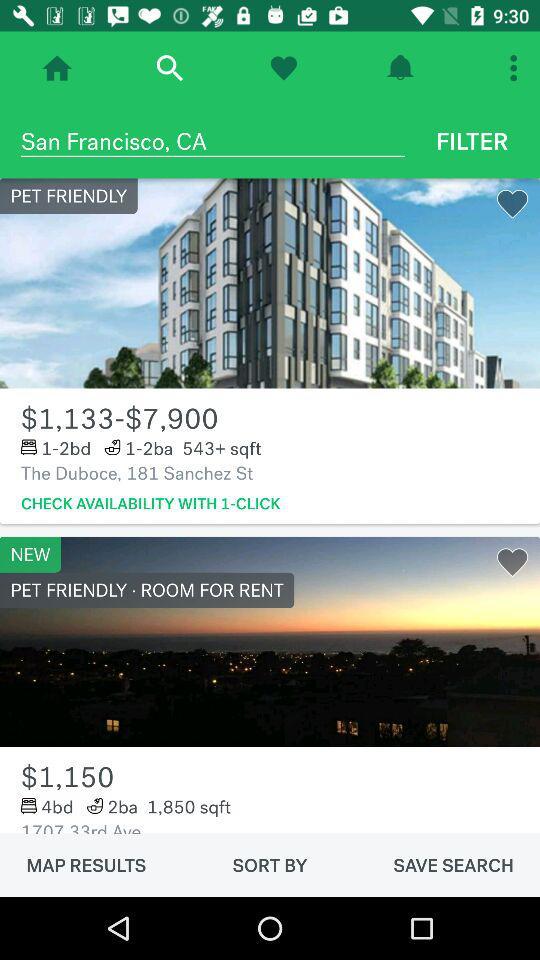 The image size is (540, 960). I want to click on item next to the sort by icon, so click(453, 864).